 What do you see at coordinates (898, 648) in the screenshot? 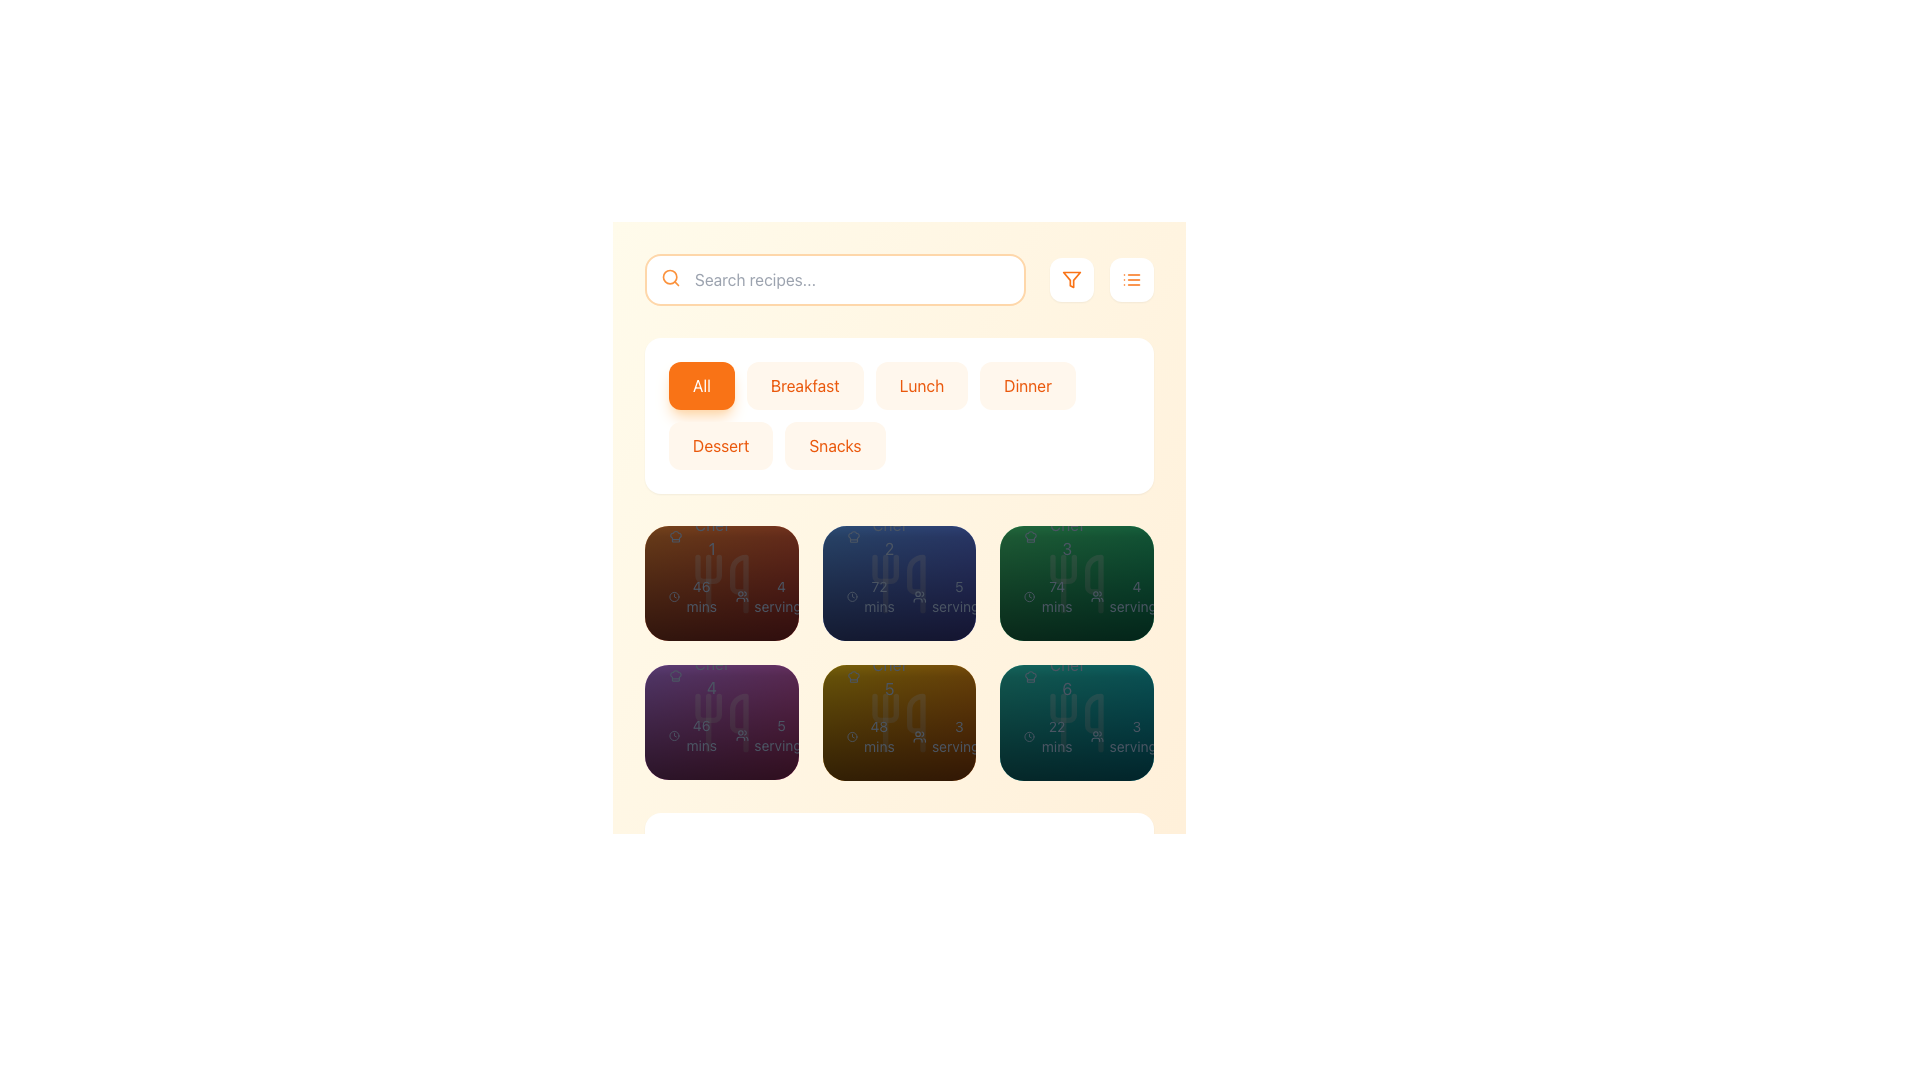
I see `text displayed in the Text block located in the bottom-left quarter of the second card in the recipe grid` at bounding box center [898, 648].